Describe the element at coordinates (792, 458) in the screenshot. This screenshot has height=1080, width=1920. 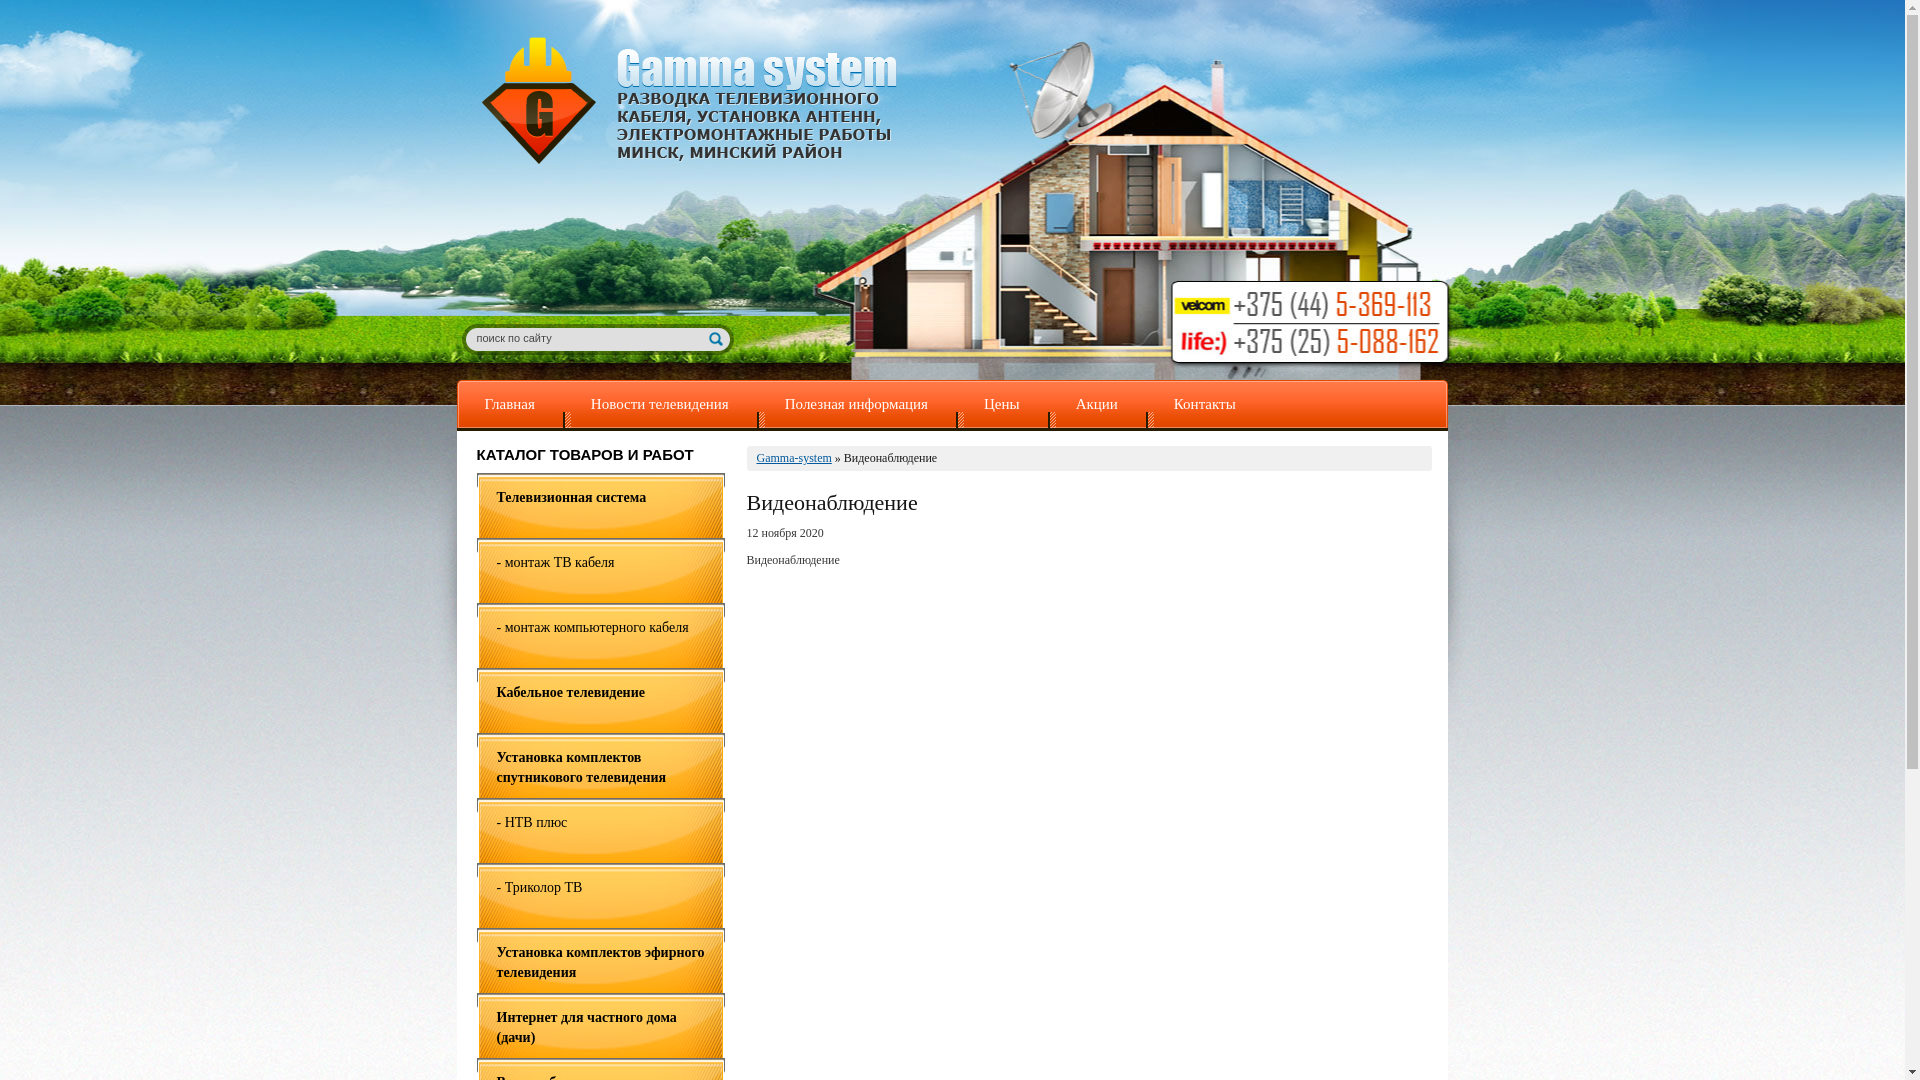
I see `'Gamma-system'` at that location.